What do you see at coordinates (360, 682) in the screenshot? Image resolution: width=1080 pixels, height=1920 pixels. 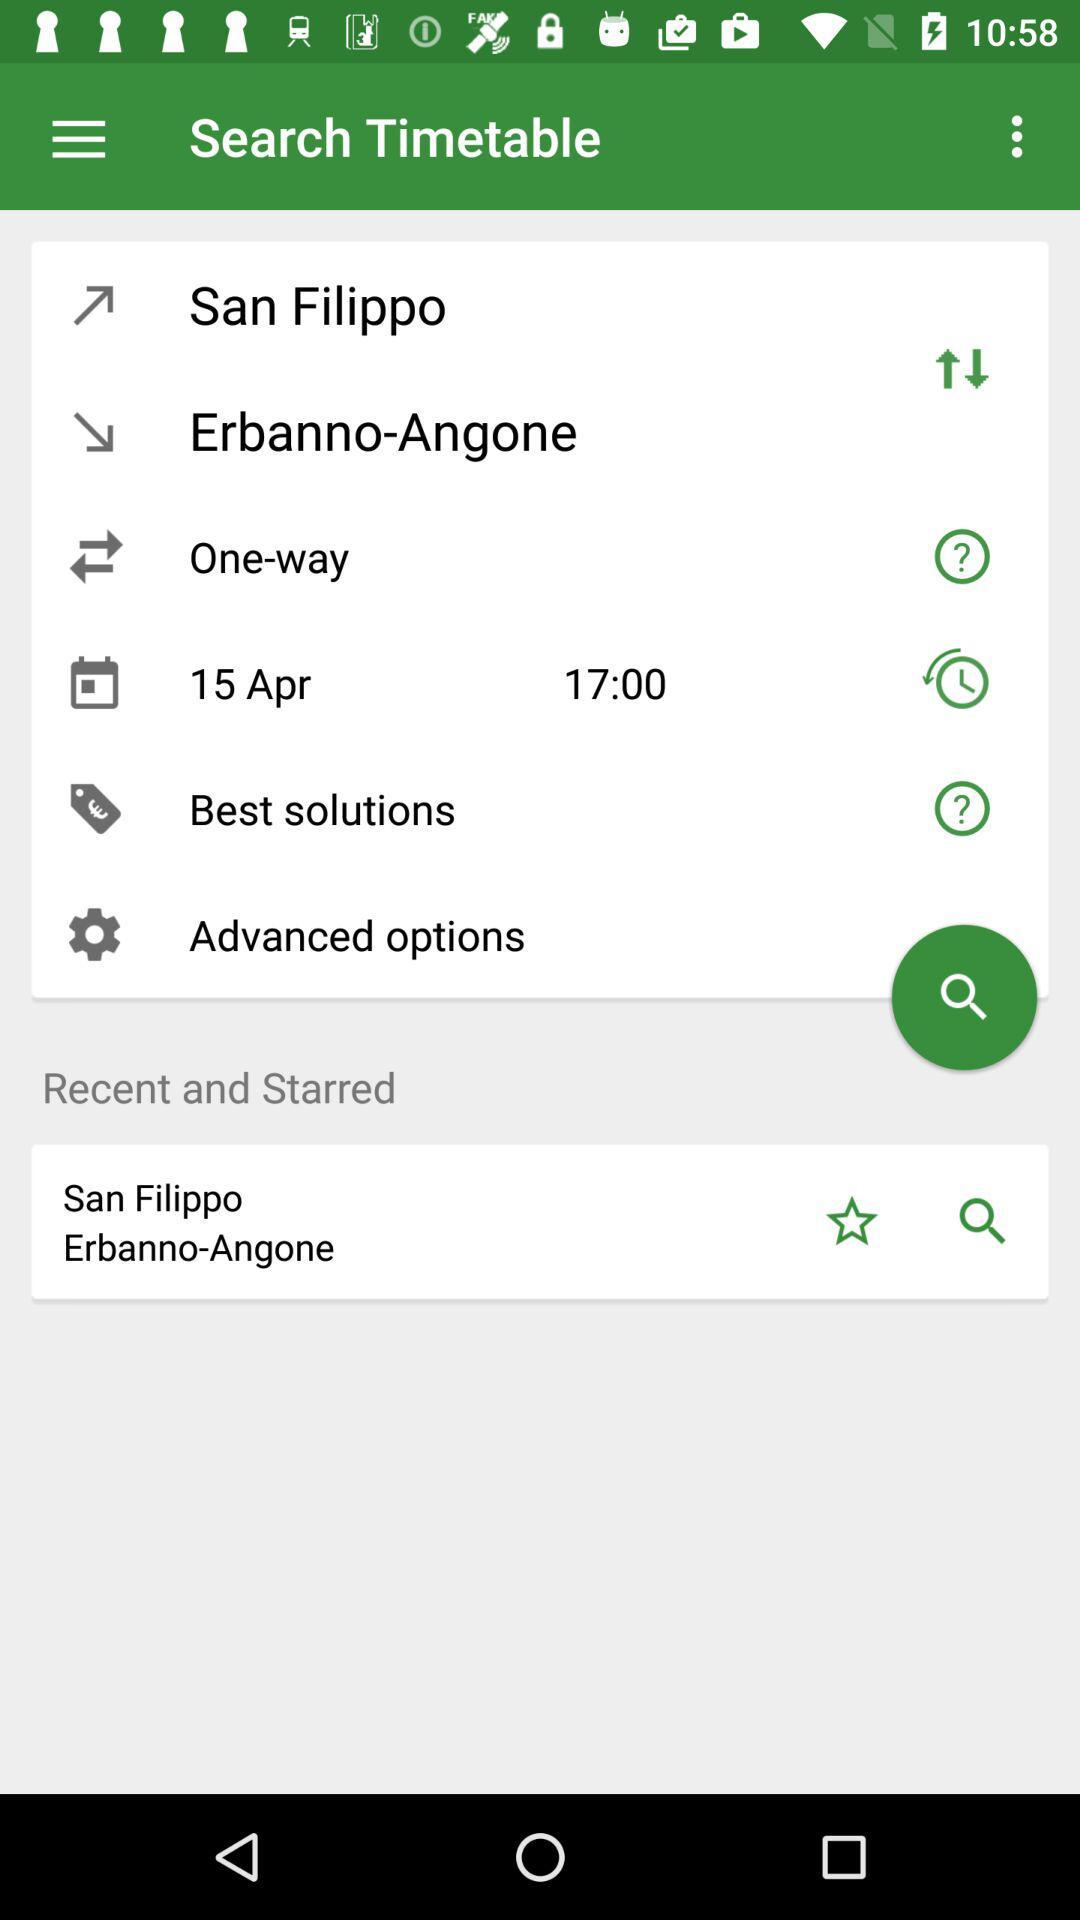 I see `icon next to 17:00 icon` at bounding box center [360, 682].